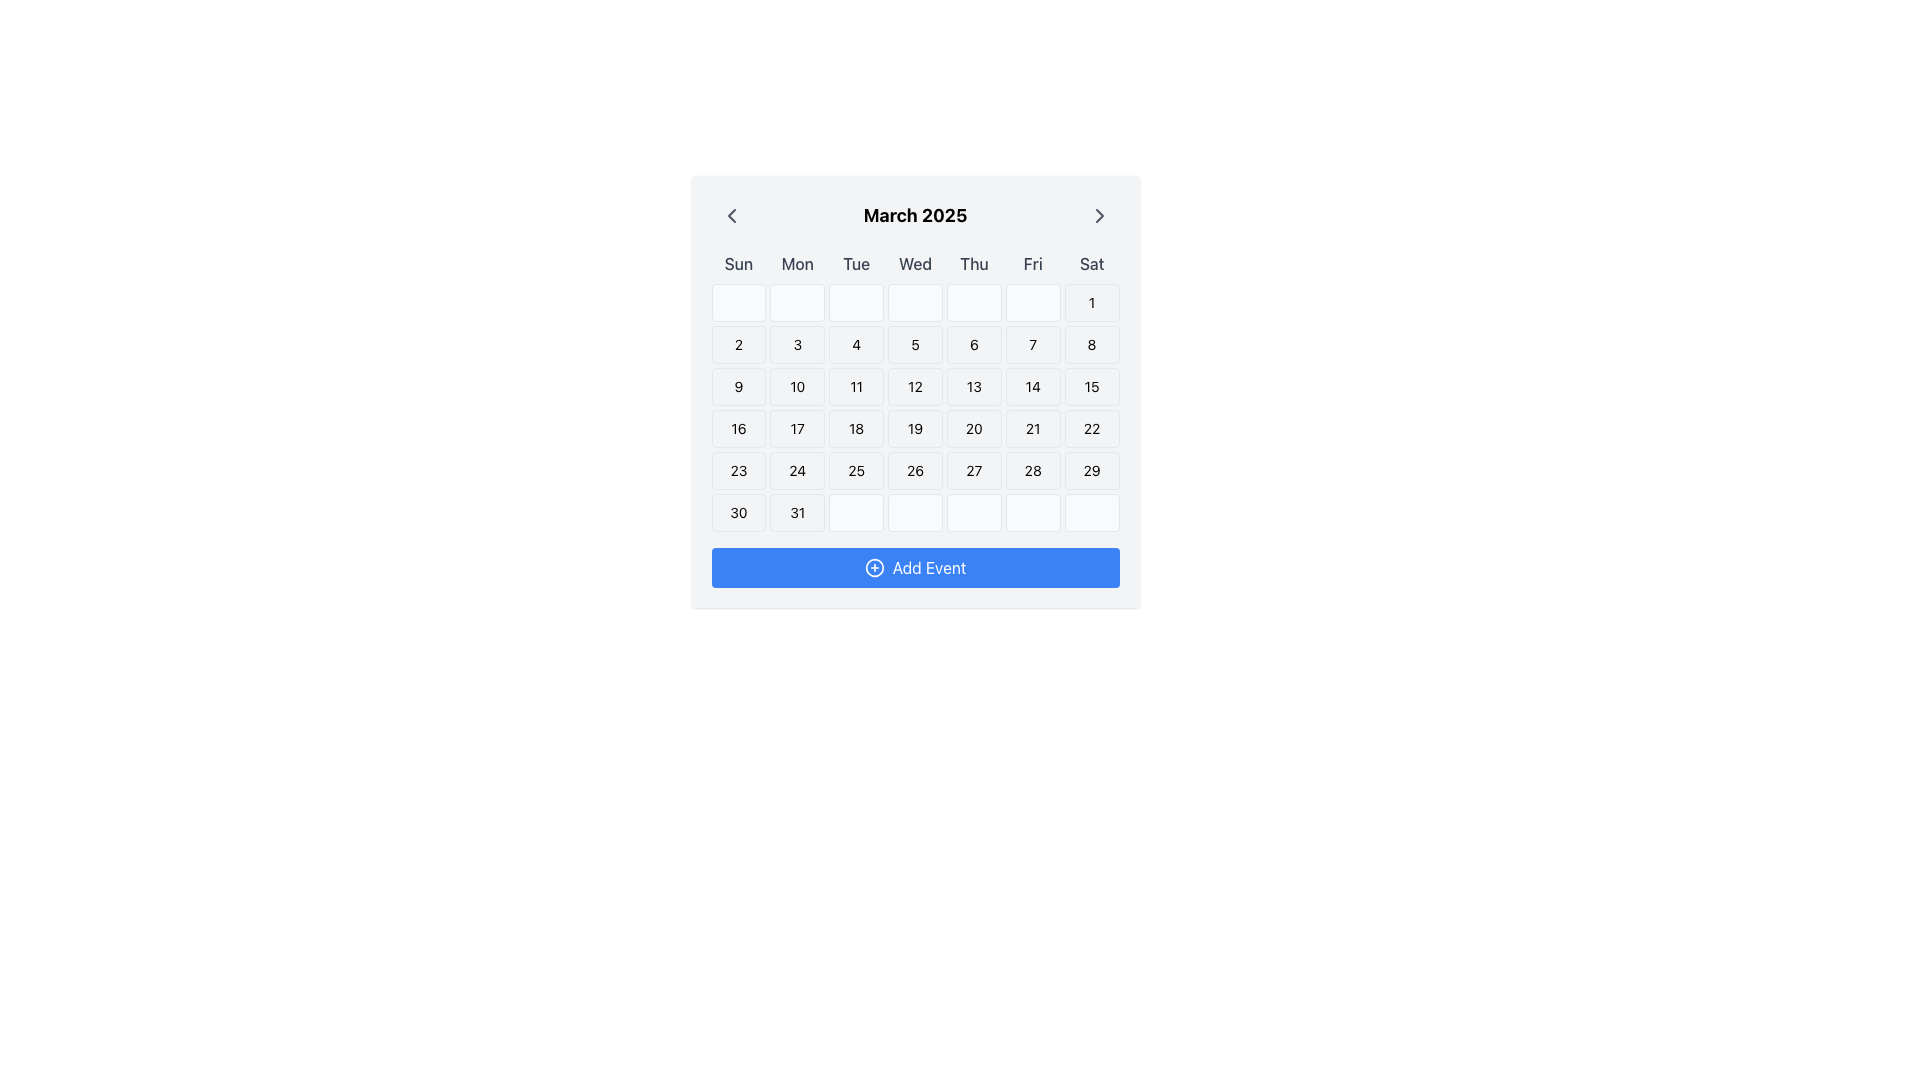  Describe the element at coordinates (730, 216) in the screenshot. I see `the back navigation button located in the top-left corner of the calendar panel` at that location.